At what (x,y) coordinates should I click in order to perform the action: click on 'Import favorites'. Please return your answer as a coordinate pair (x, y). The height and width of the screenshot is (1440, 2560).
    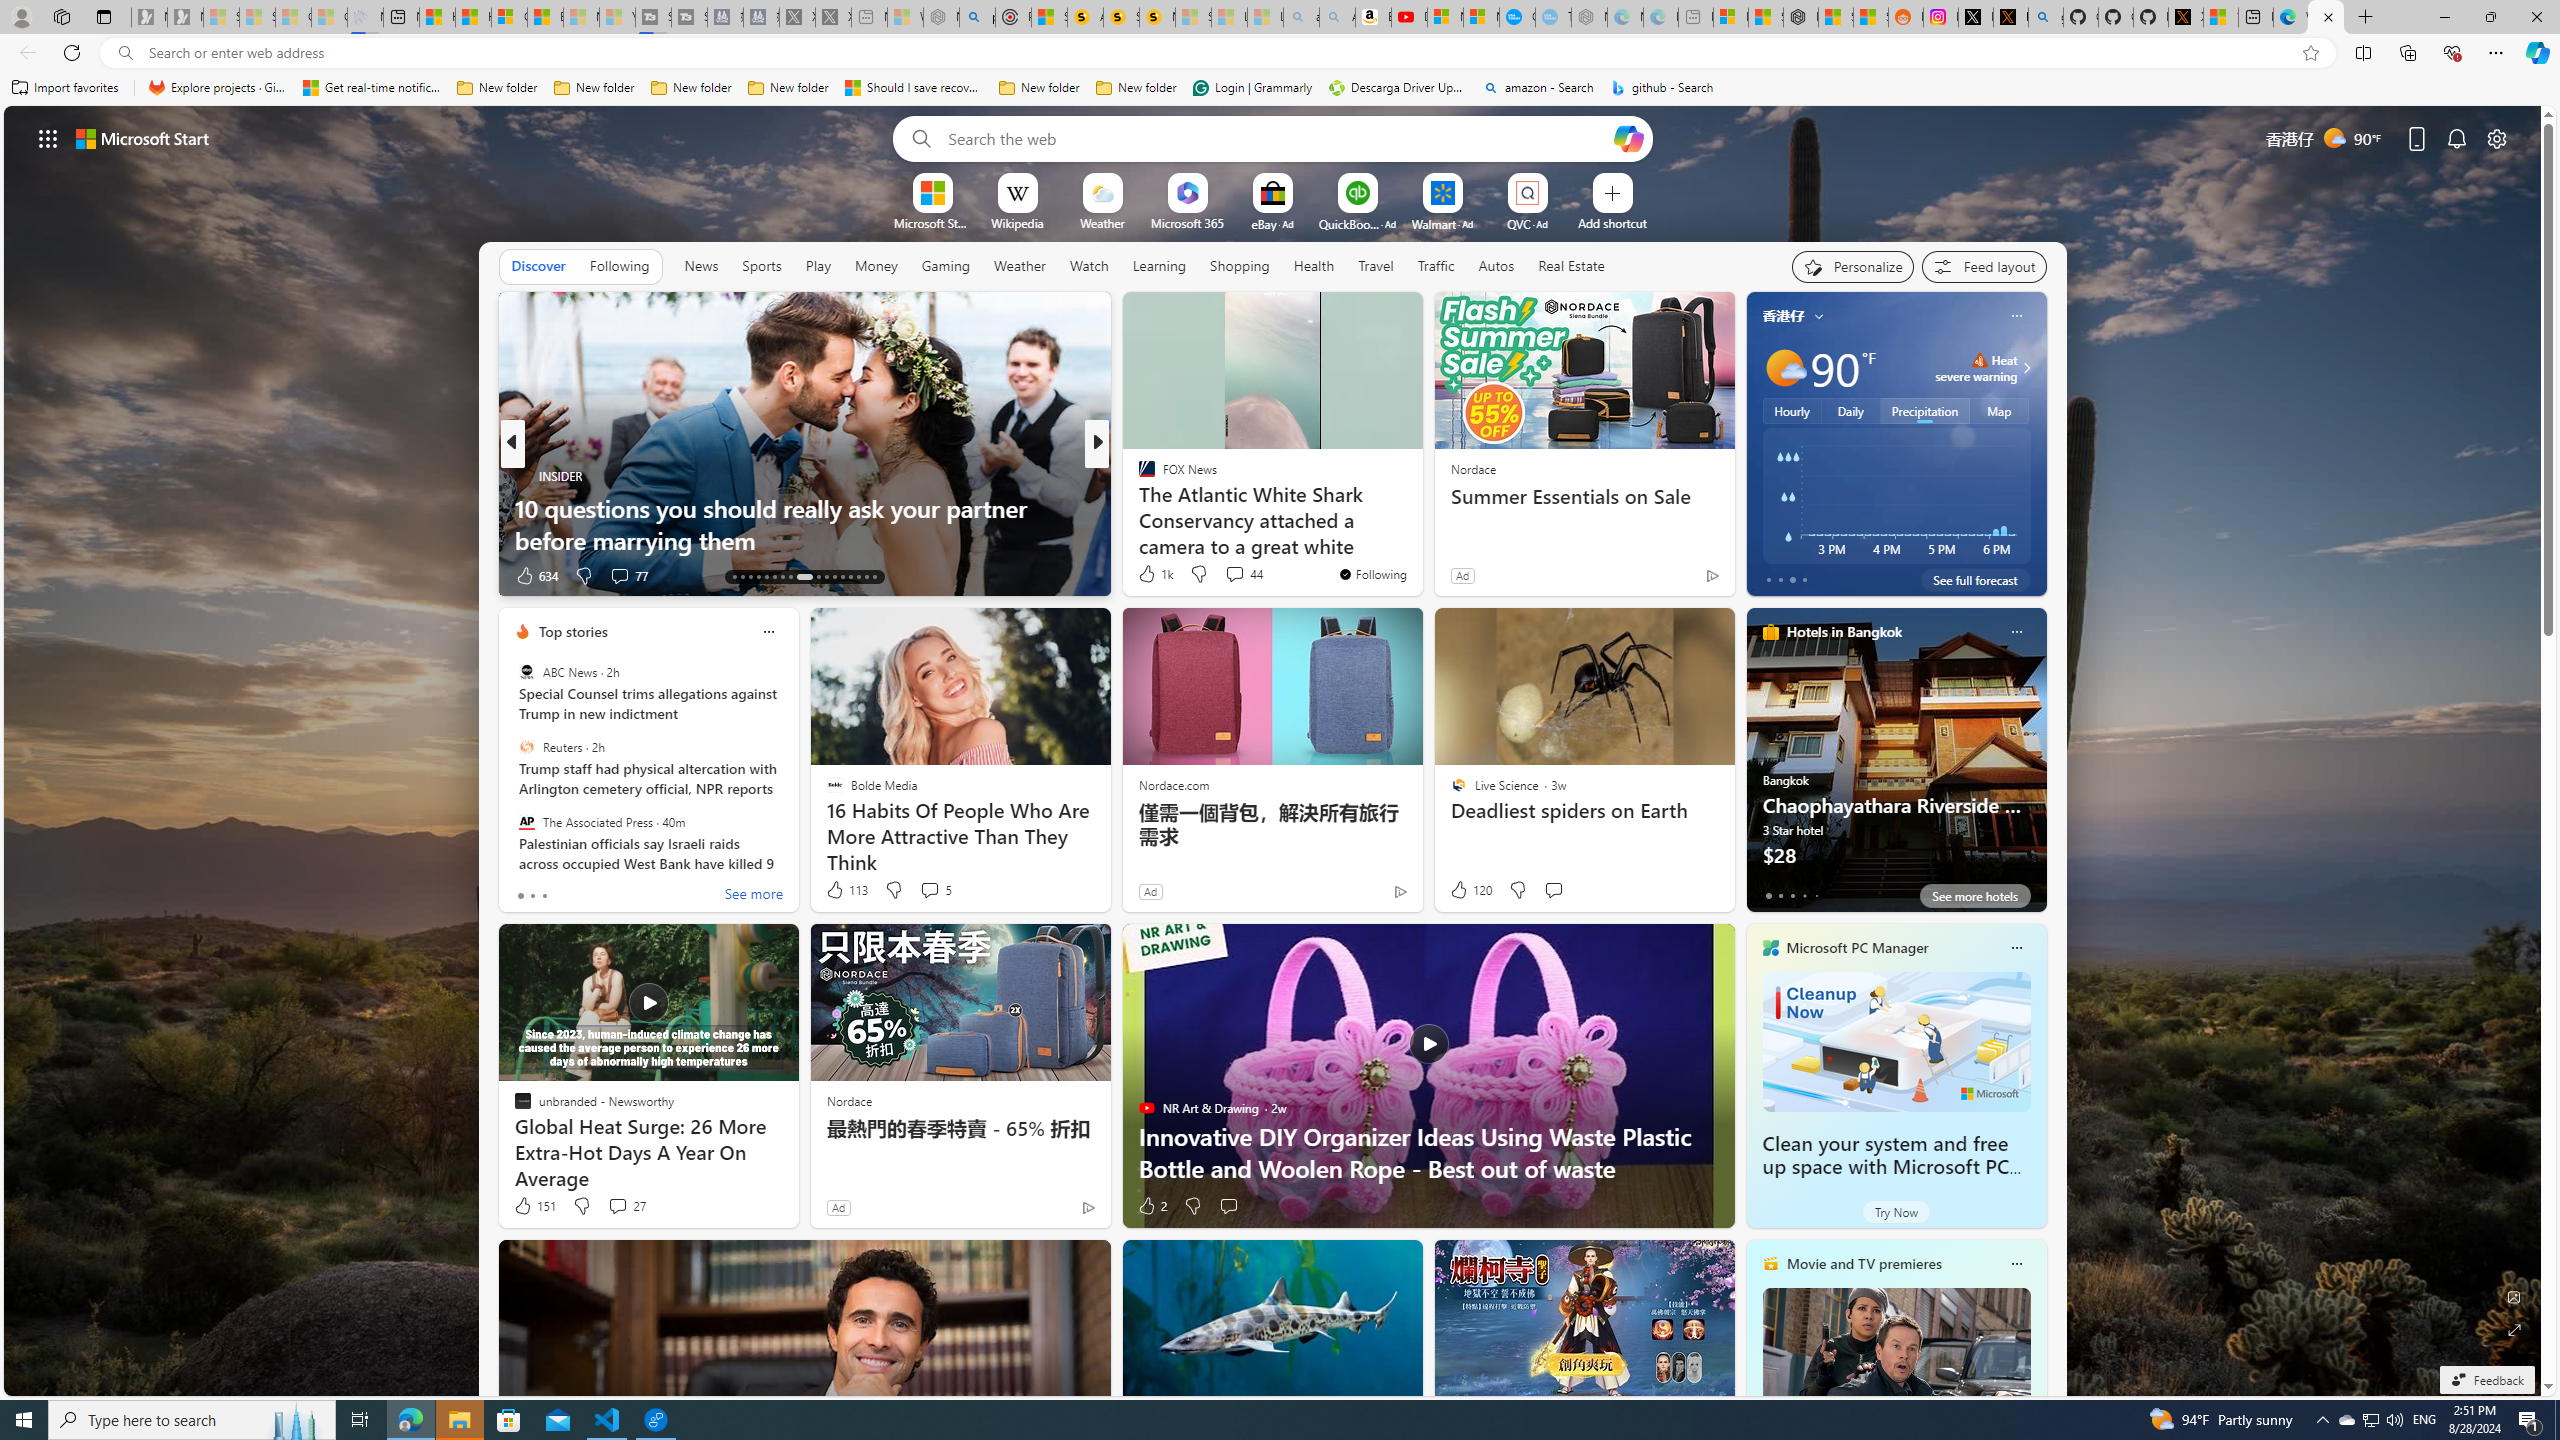
    Looking at the image, I should click on (65, 87).